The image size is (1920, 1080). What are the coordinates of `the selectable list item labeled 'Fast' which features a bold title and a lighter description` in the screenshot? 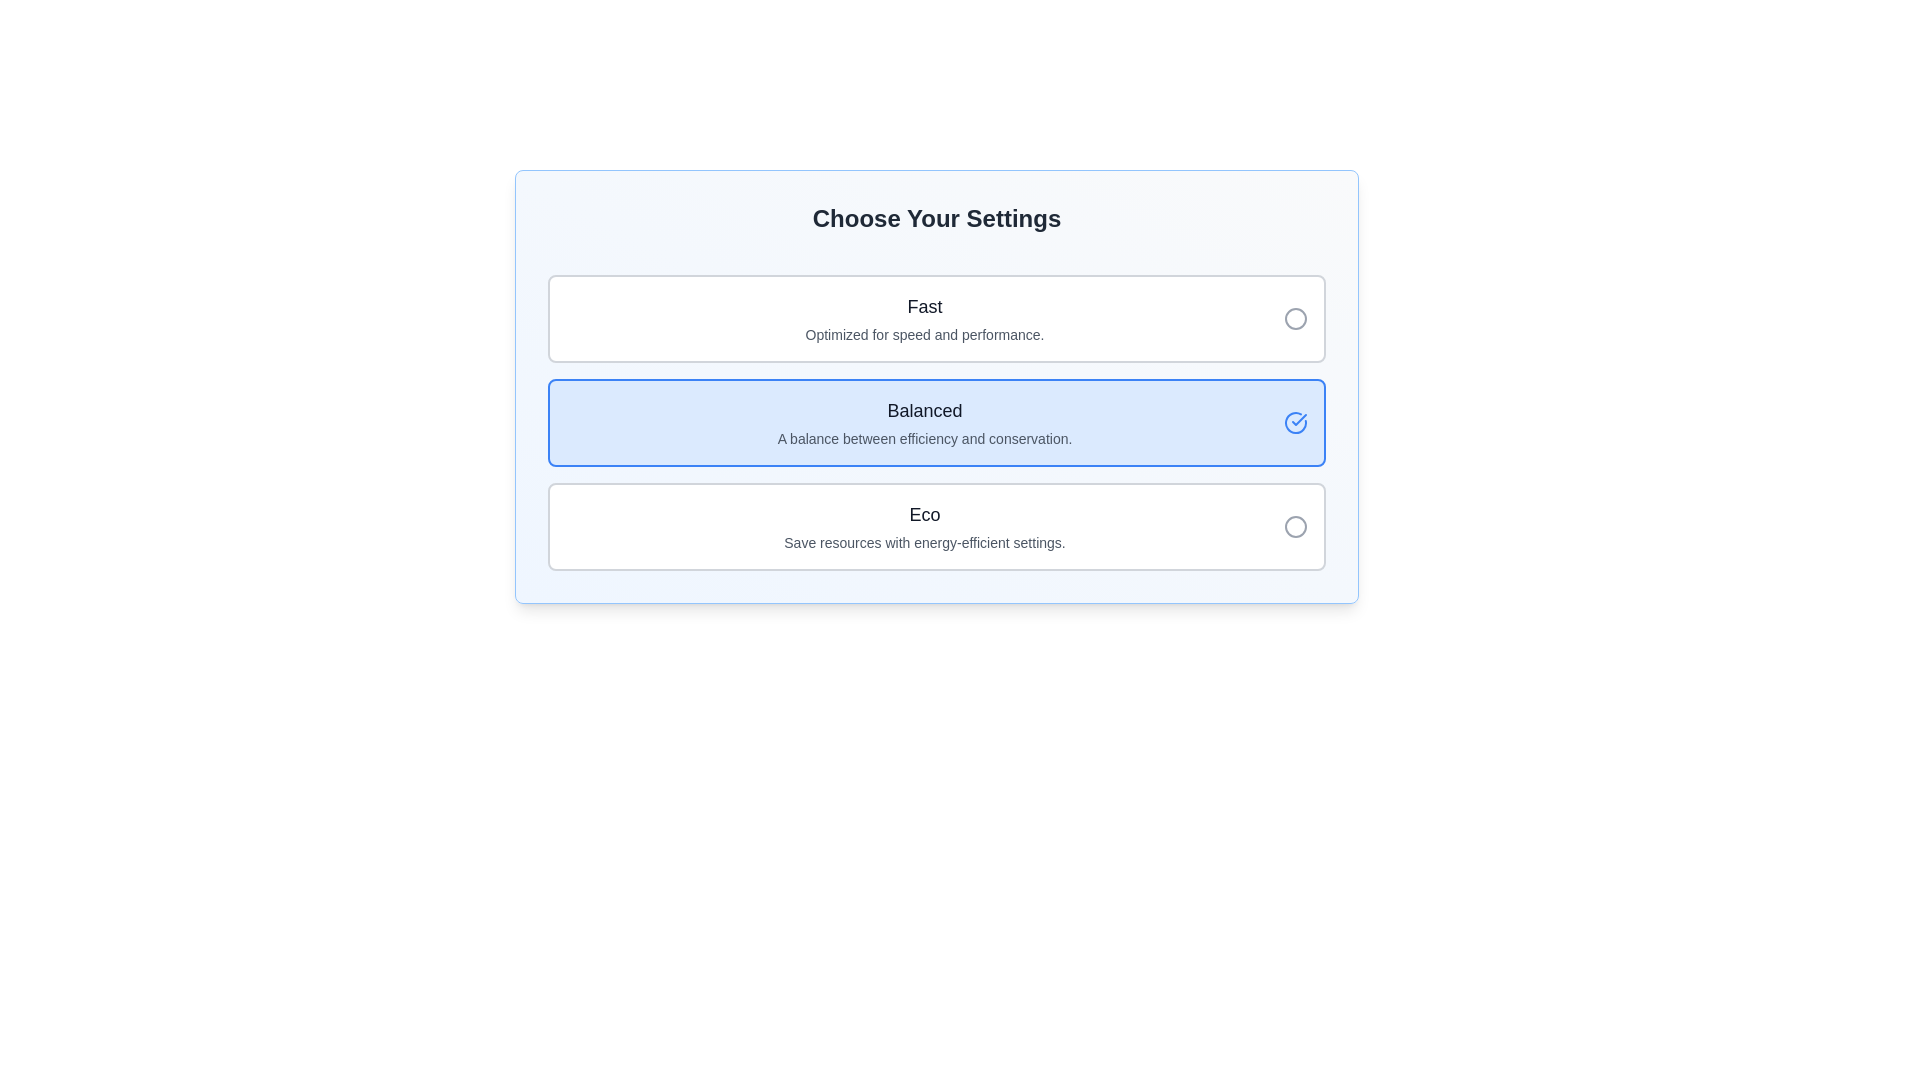 It's located at (924, 318).